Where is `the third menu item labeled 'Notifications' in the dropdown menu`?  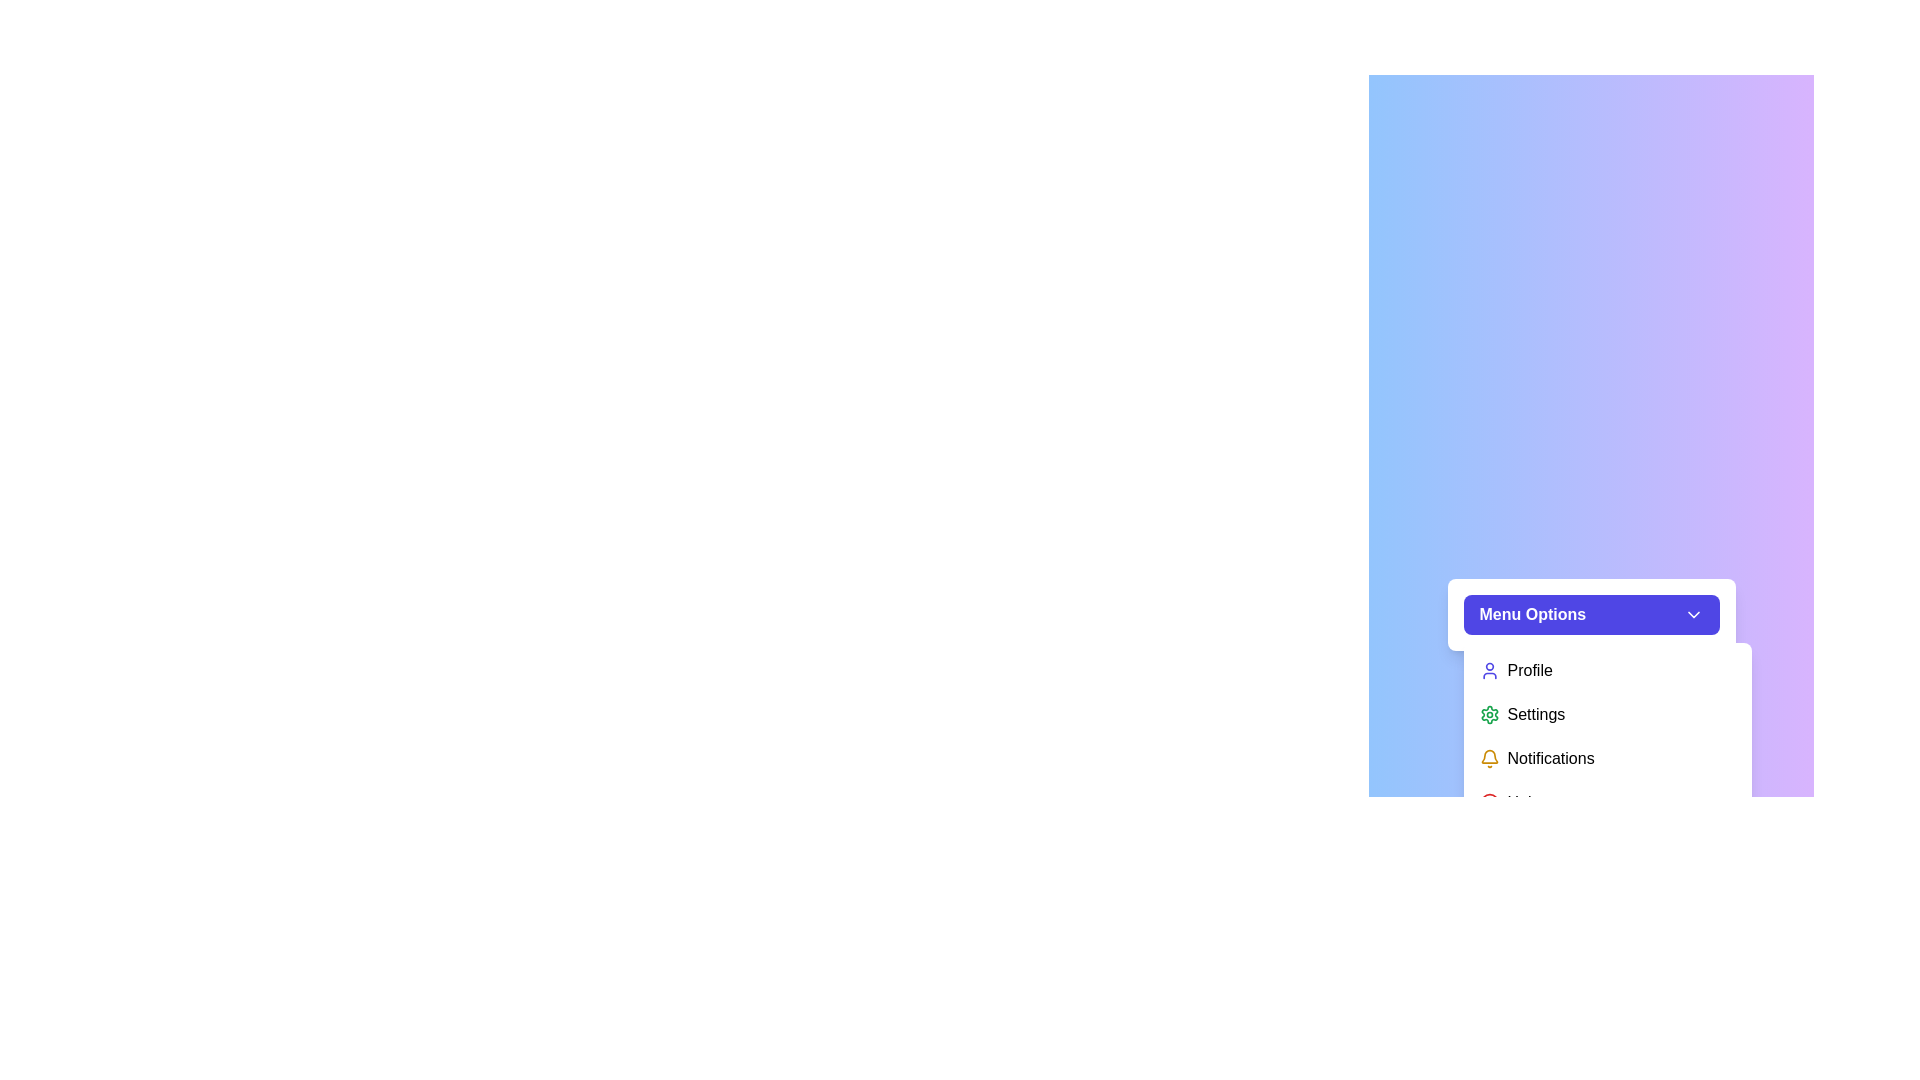
the third menu item labeled 'Notifications' in the dropdown menu is located at coordinates (1607, 736).